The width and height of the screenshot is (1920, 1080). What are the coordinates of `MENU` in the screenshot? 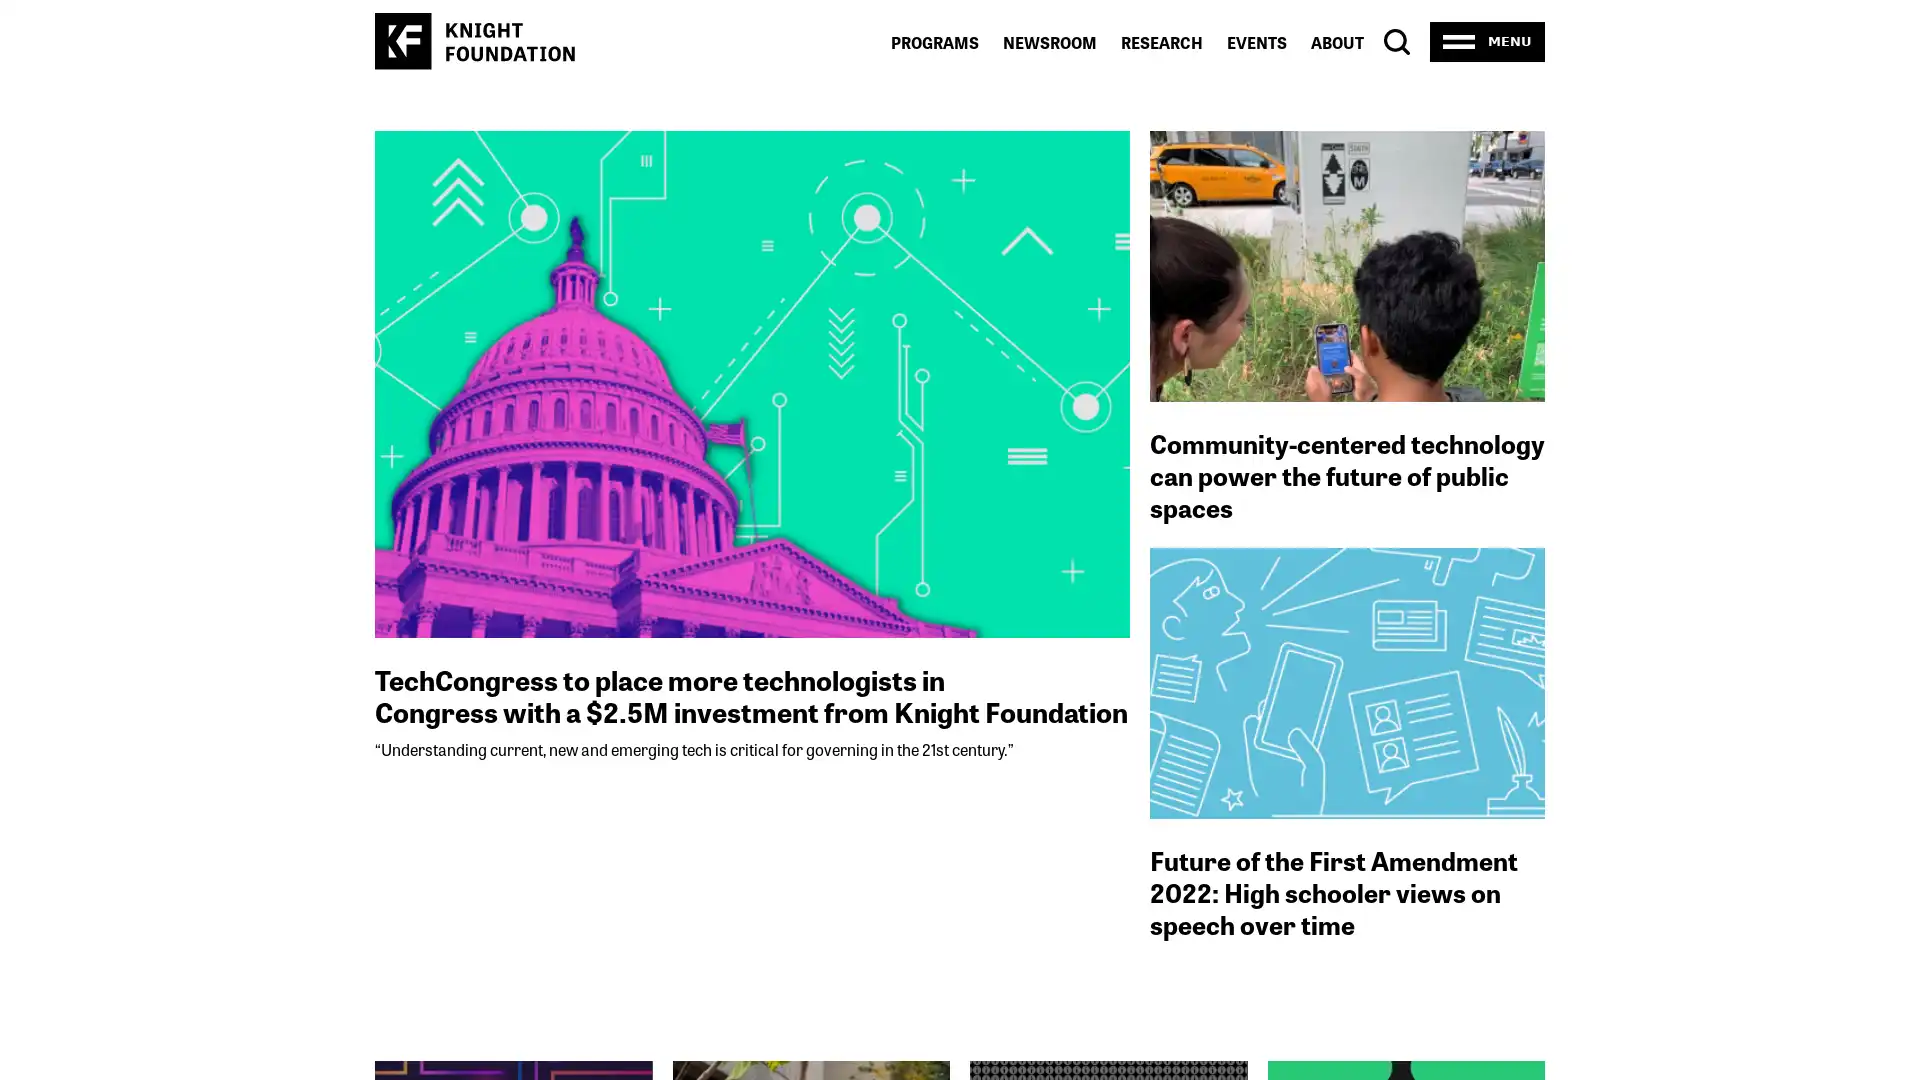 It's located at (1487, 41).